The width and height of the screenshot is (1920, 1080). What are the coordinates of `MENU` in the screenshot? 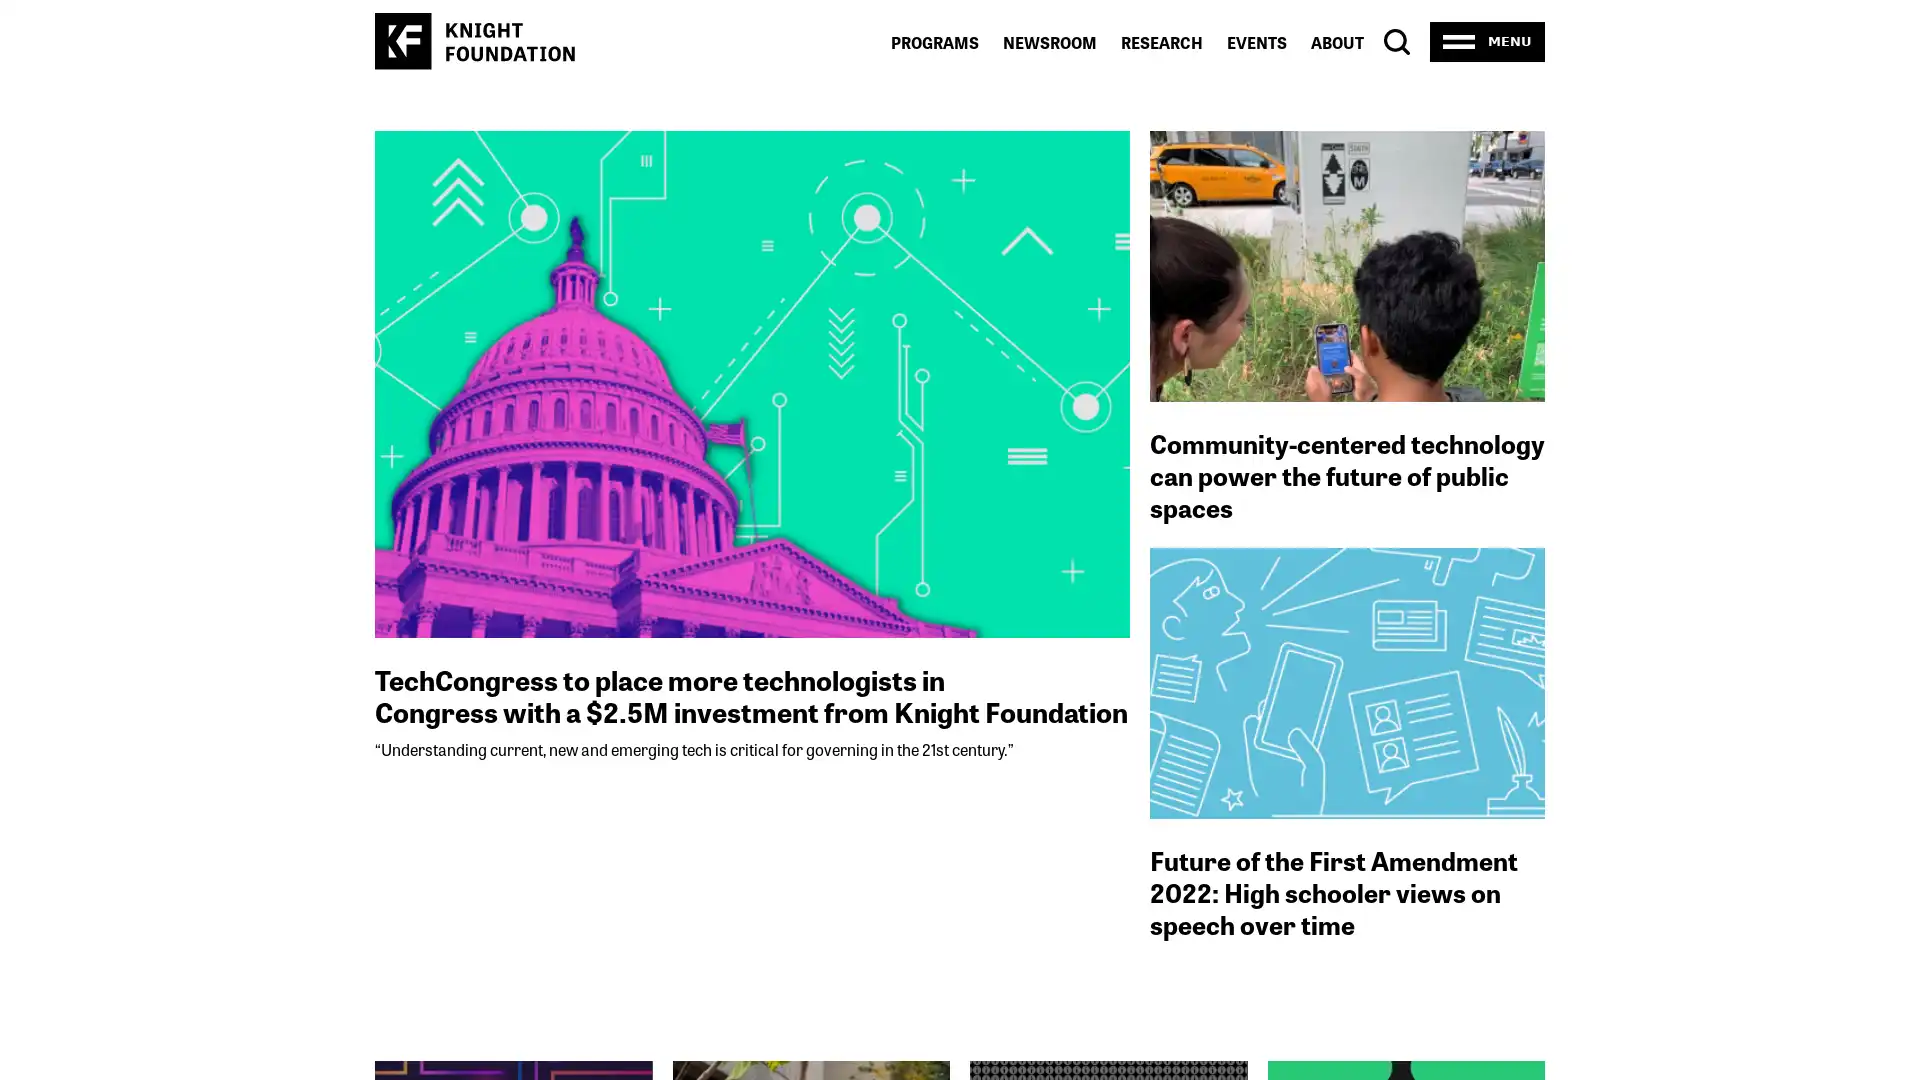 It's located at (1487, 41).